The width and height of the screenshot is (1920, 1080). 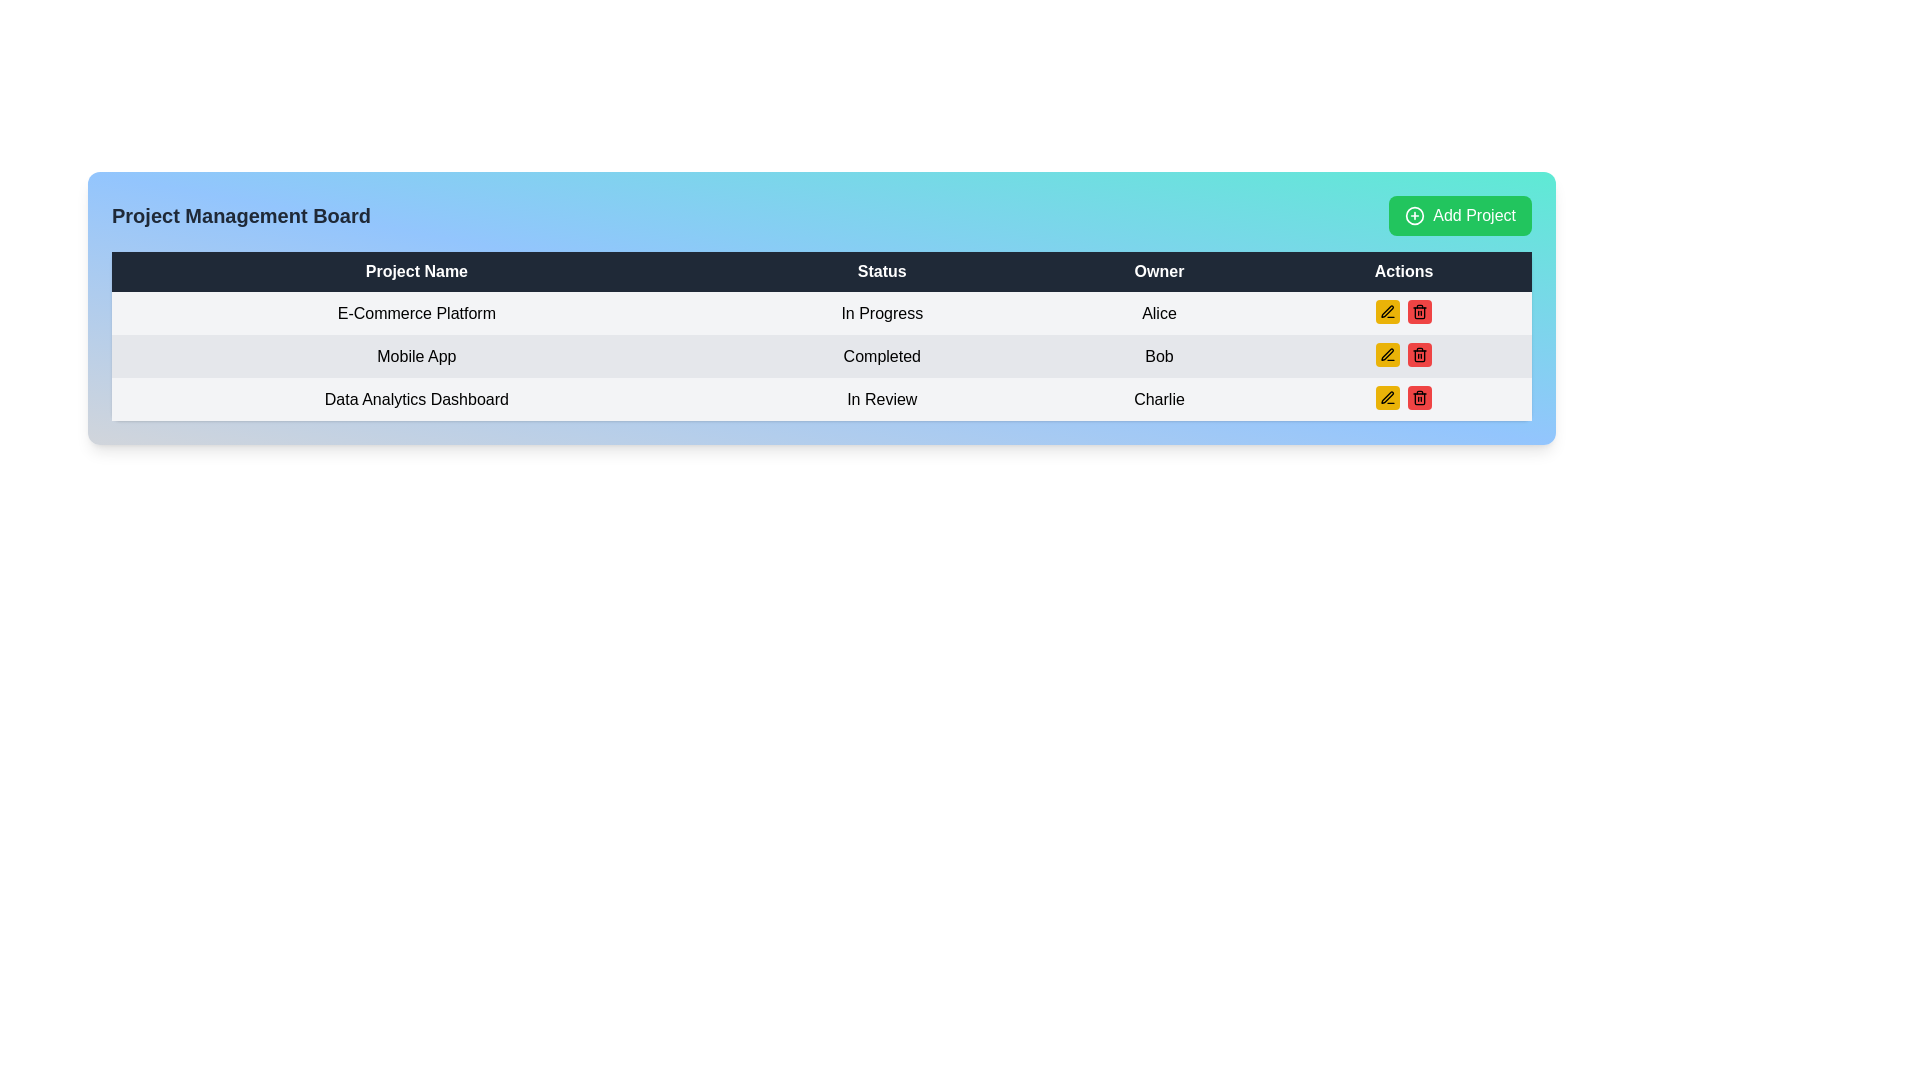 I want to click on the Text Label displaying 'Charlie' in the 'Owner' column of the data table, so click(x=1159, y=399).